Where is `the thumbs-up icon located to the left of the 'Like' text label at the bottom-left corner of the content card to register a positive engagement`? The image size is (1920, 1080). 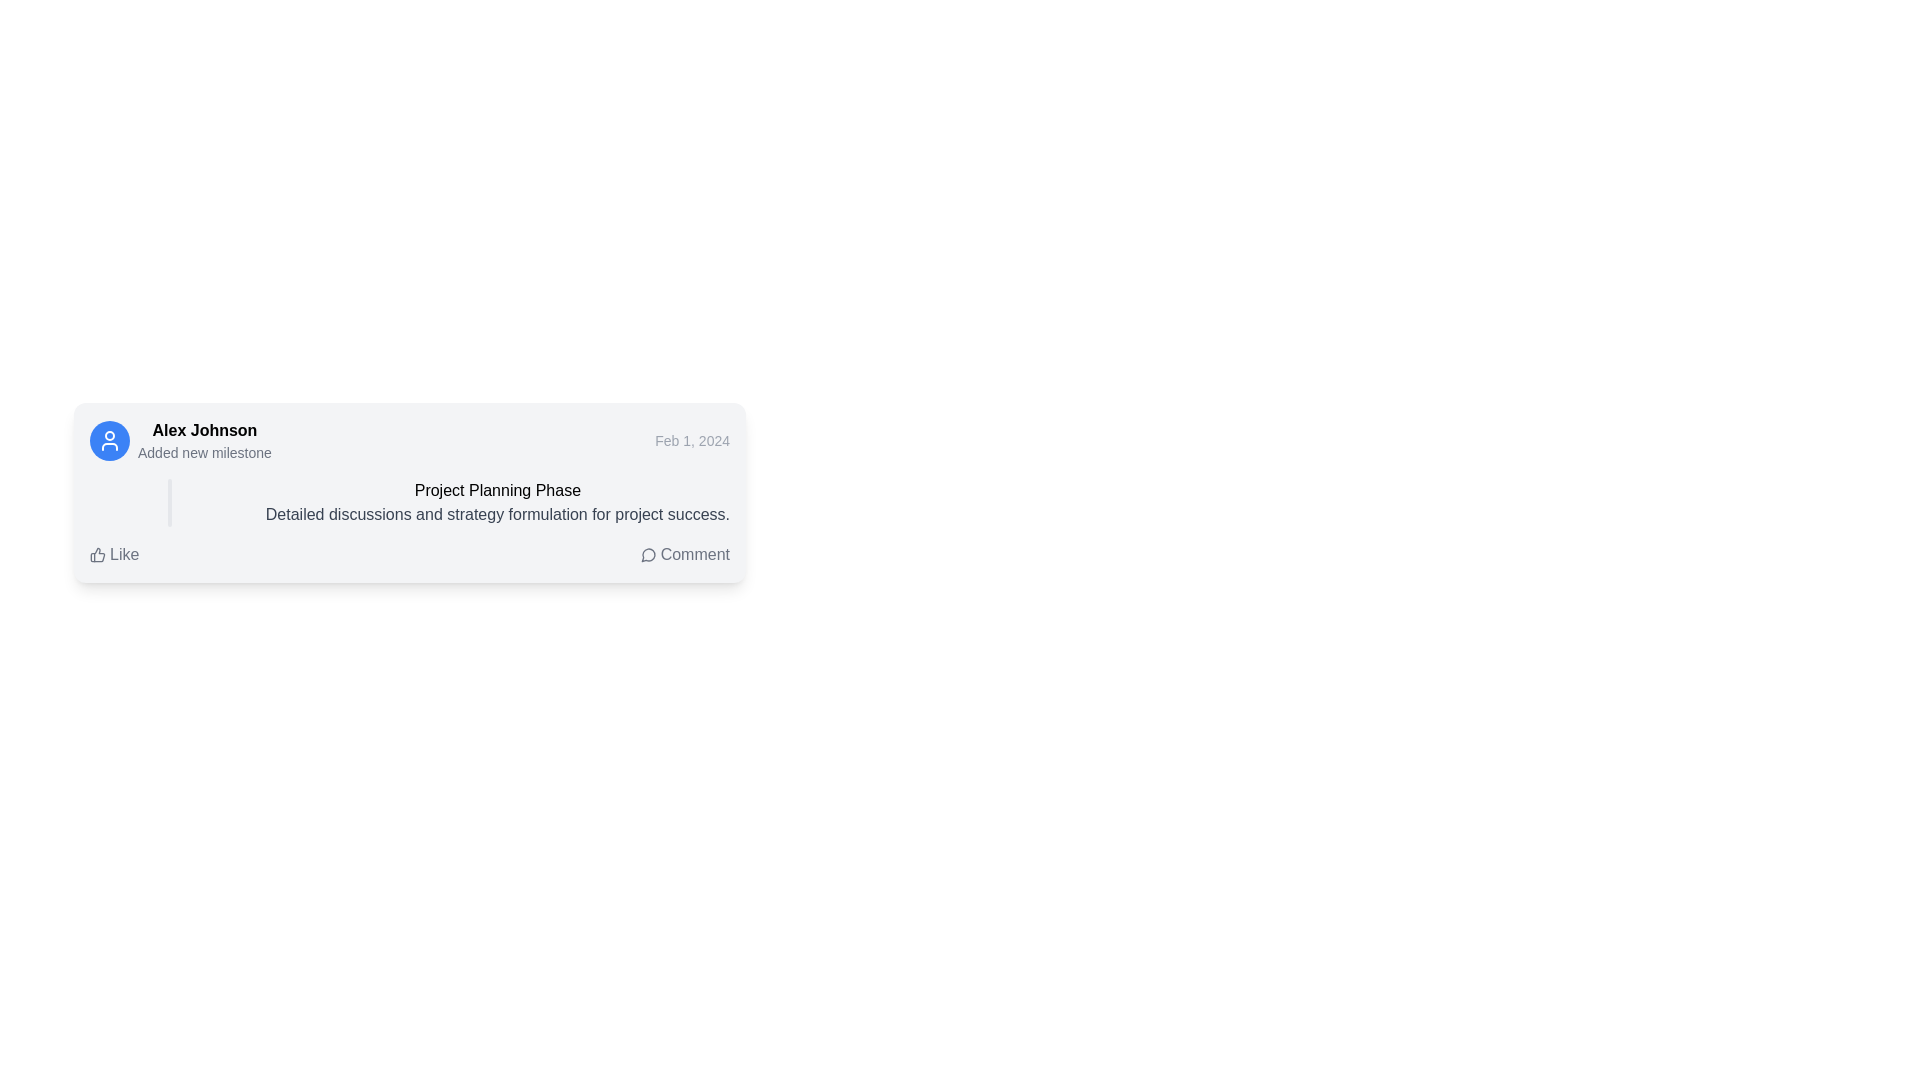
the thumbs-up icon located to the left of the 'Like' text label at the bottom-left corner of the content card to register a positive engagement is located at coordinates (96, 555).